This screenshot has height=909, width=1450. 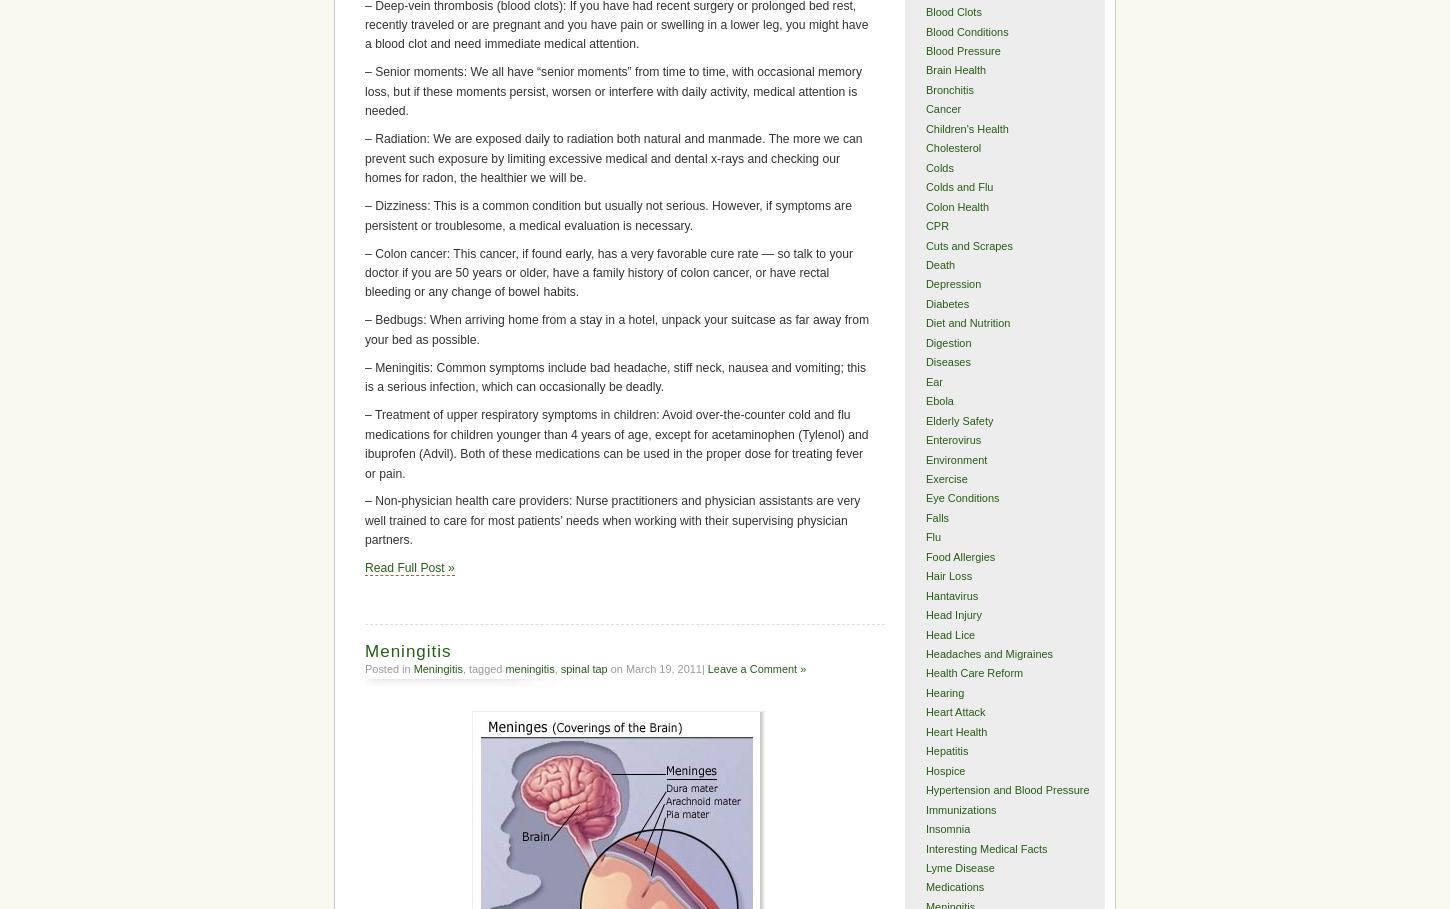 What do you see at coordinates (956, 205) in the screenshot?
I see `'Colon Health'` at bounding box center [956, 205].